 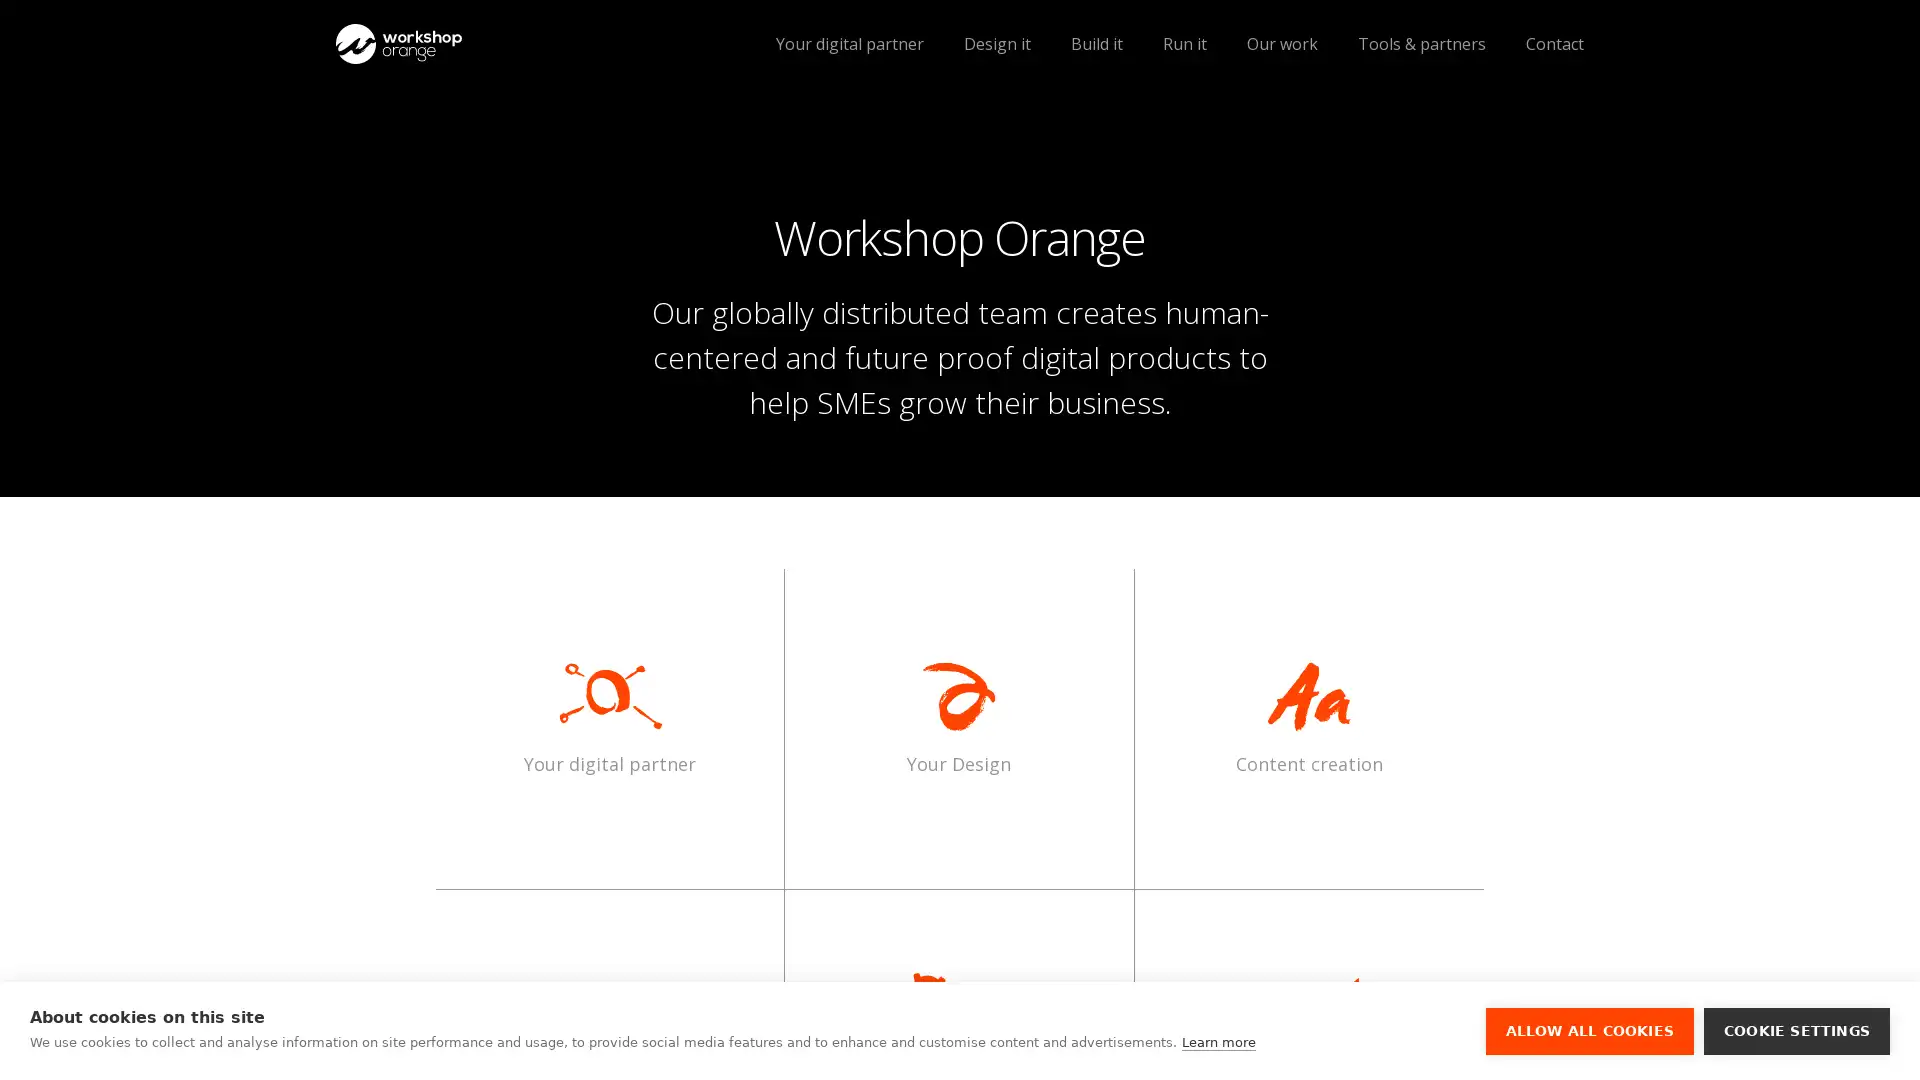 What do you see at coordinates (958, 717) in the screenshot?
I see `Your Design` at bounding box center [958, 717].